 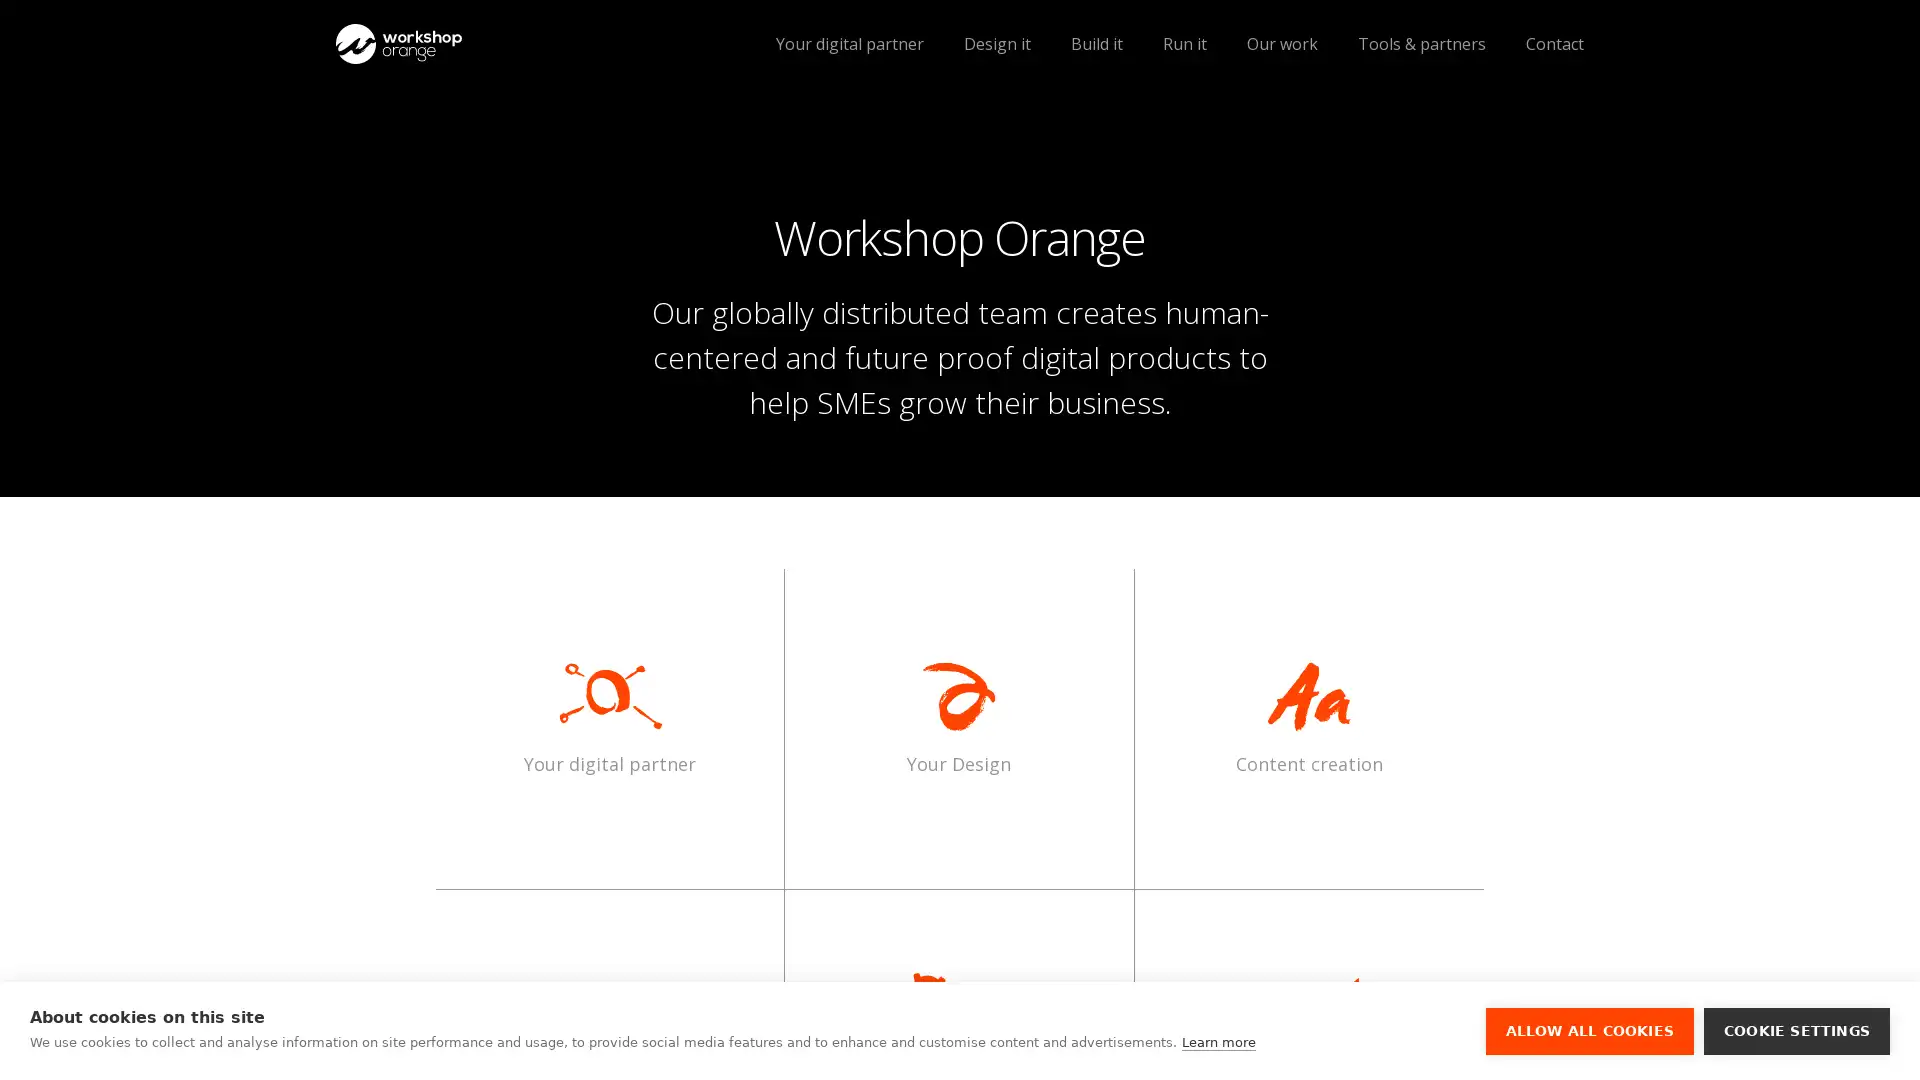 What do you see at coordinates (958, 717) in the screenshot?
I see `Your Design` at bounding box center [958, 717].